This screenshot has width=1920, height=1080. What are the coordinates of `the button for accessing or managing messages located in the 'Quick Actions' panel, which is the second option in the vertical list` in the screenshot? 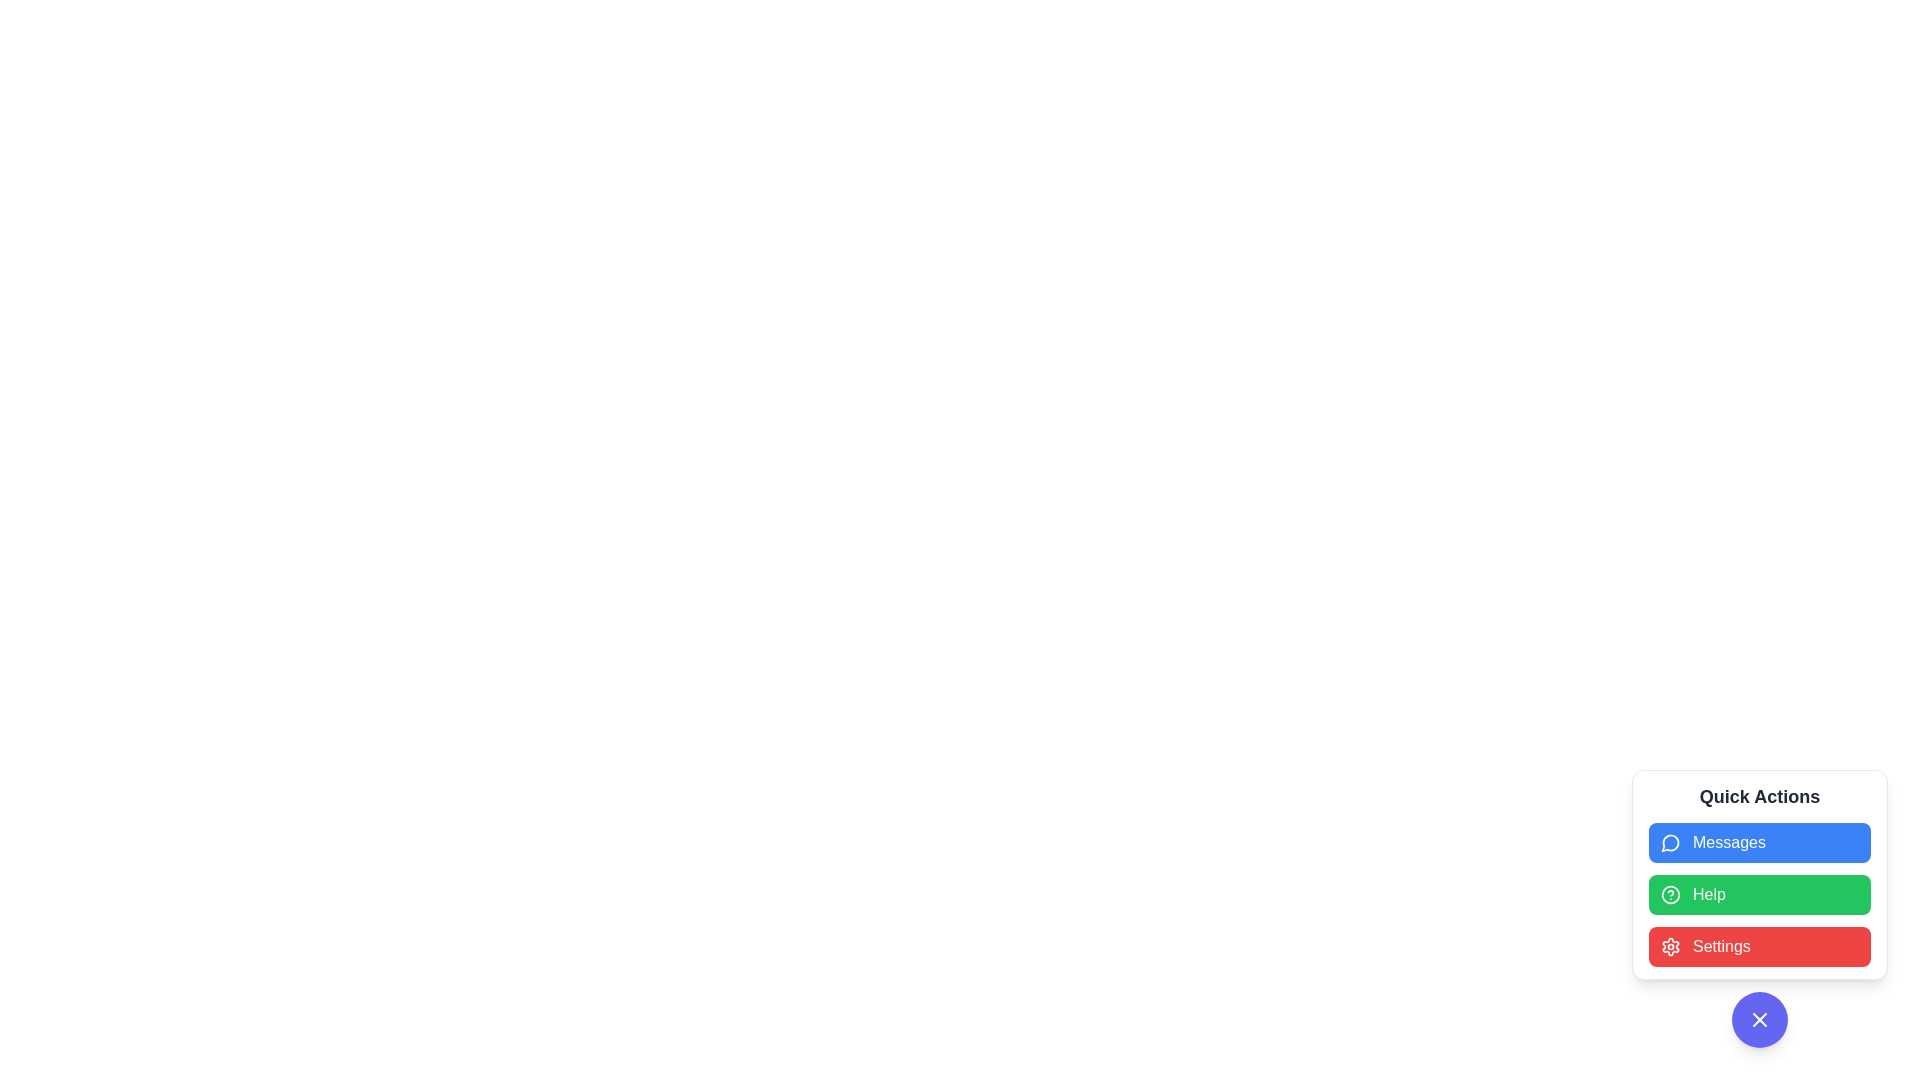 It's located at (1760, 843).